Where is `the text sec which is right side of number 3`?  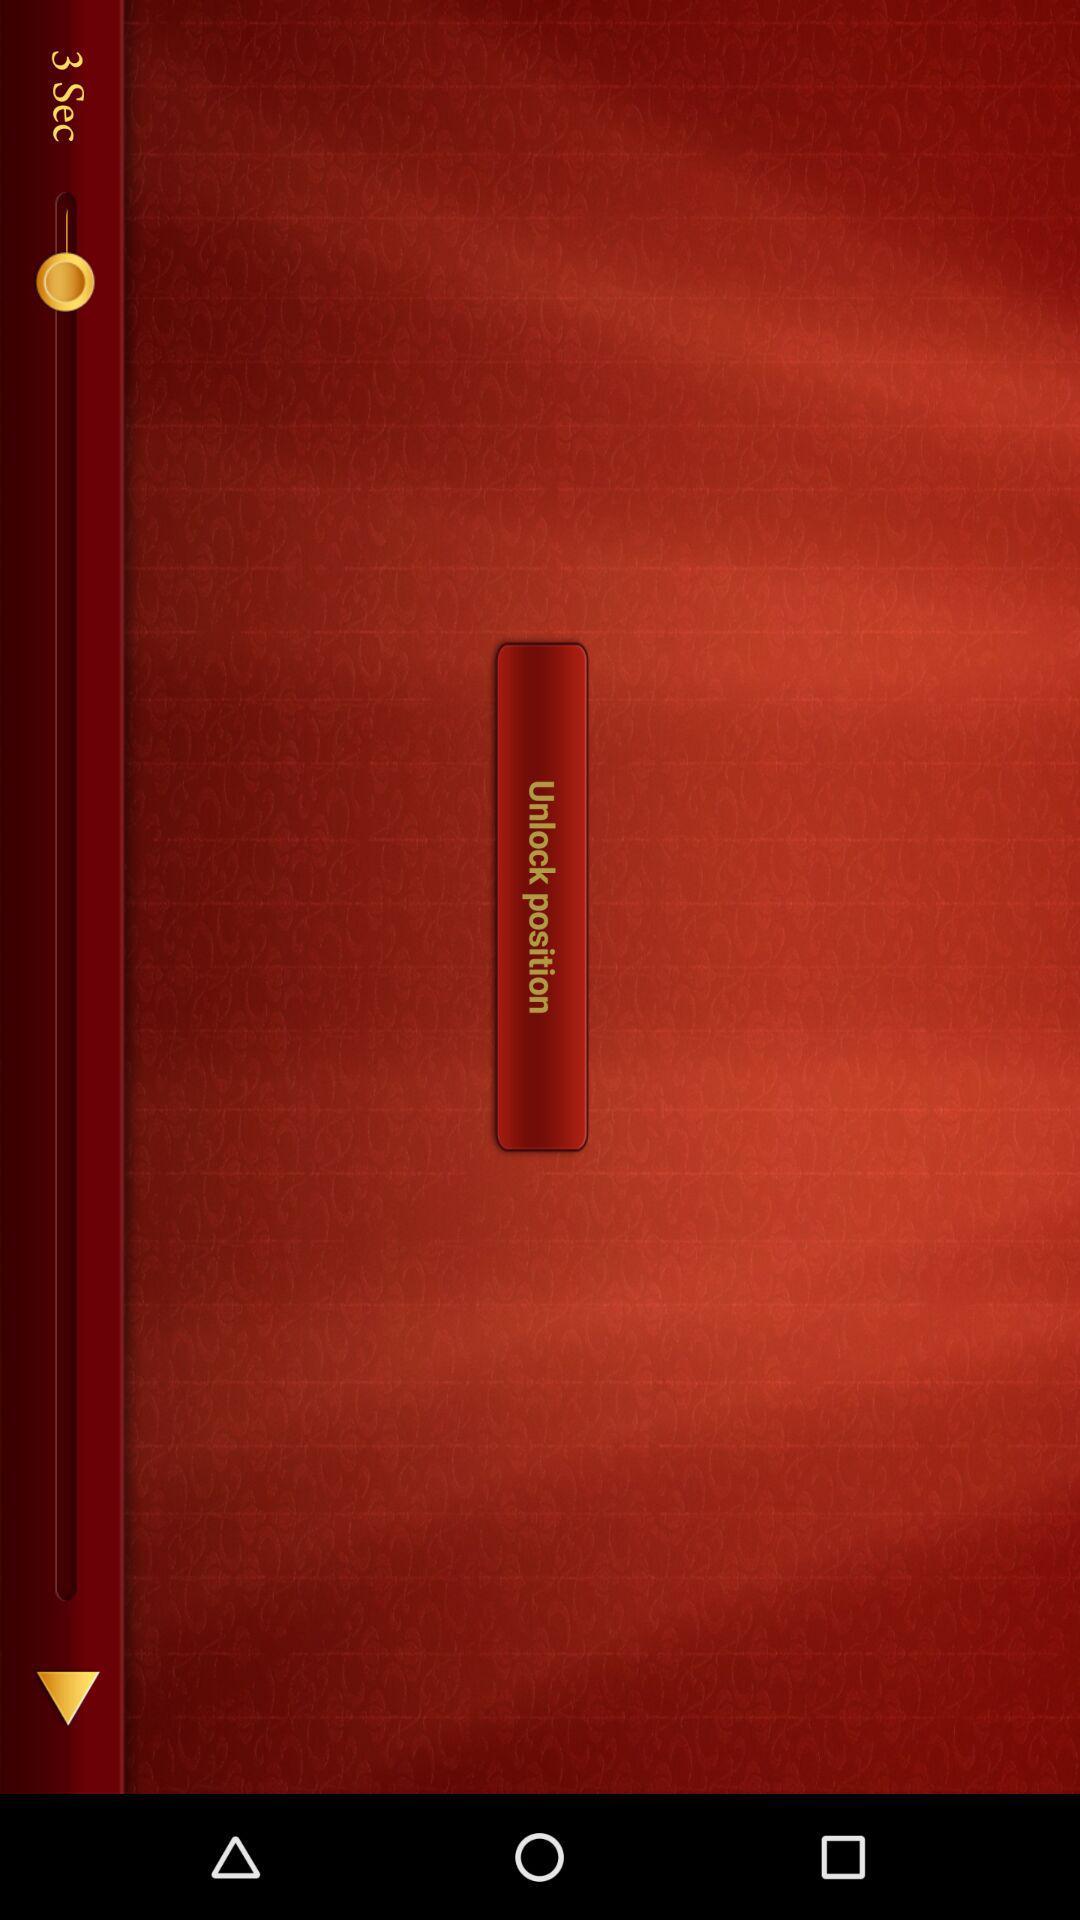
the text sec which is right side of number 3 is located at coordinates (75, 124).